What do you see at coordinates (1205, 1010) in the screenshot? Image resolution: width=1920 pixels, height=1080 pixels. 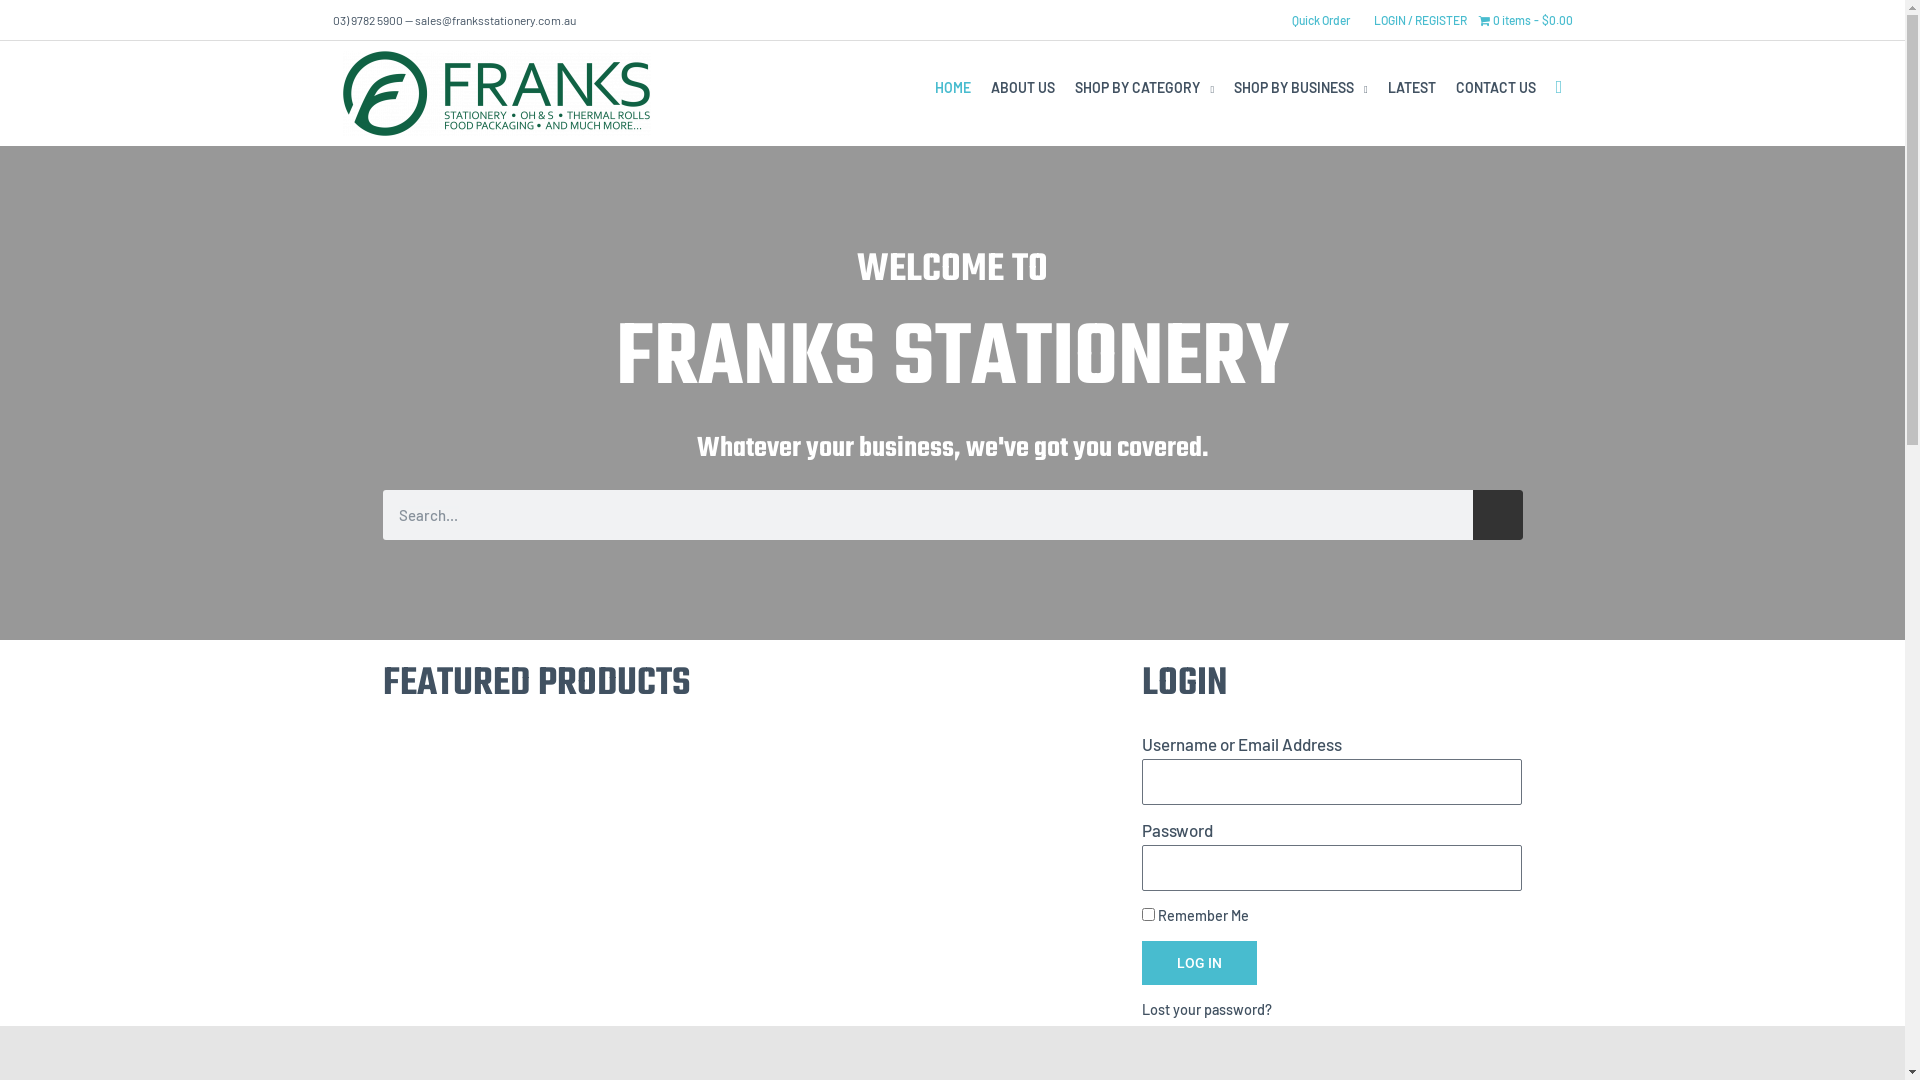 I see `'Lost your password?'` at bounding box center [1205, 1010].